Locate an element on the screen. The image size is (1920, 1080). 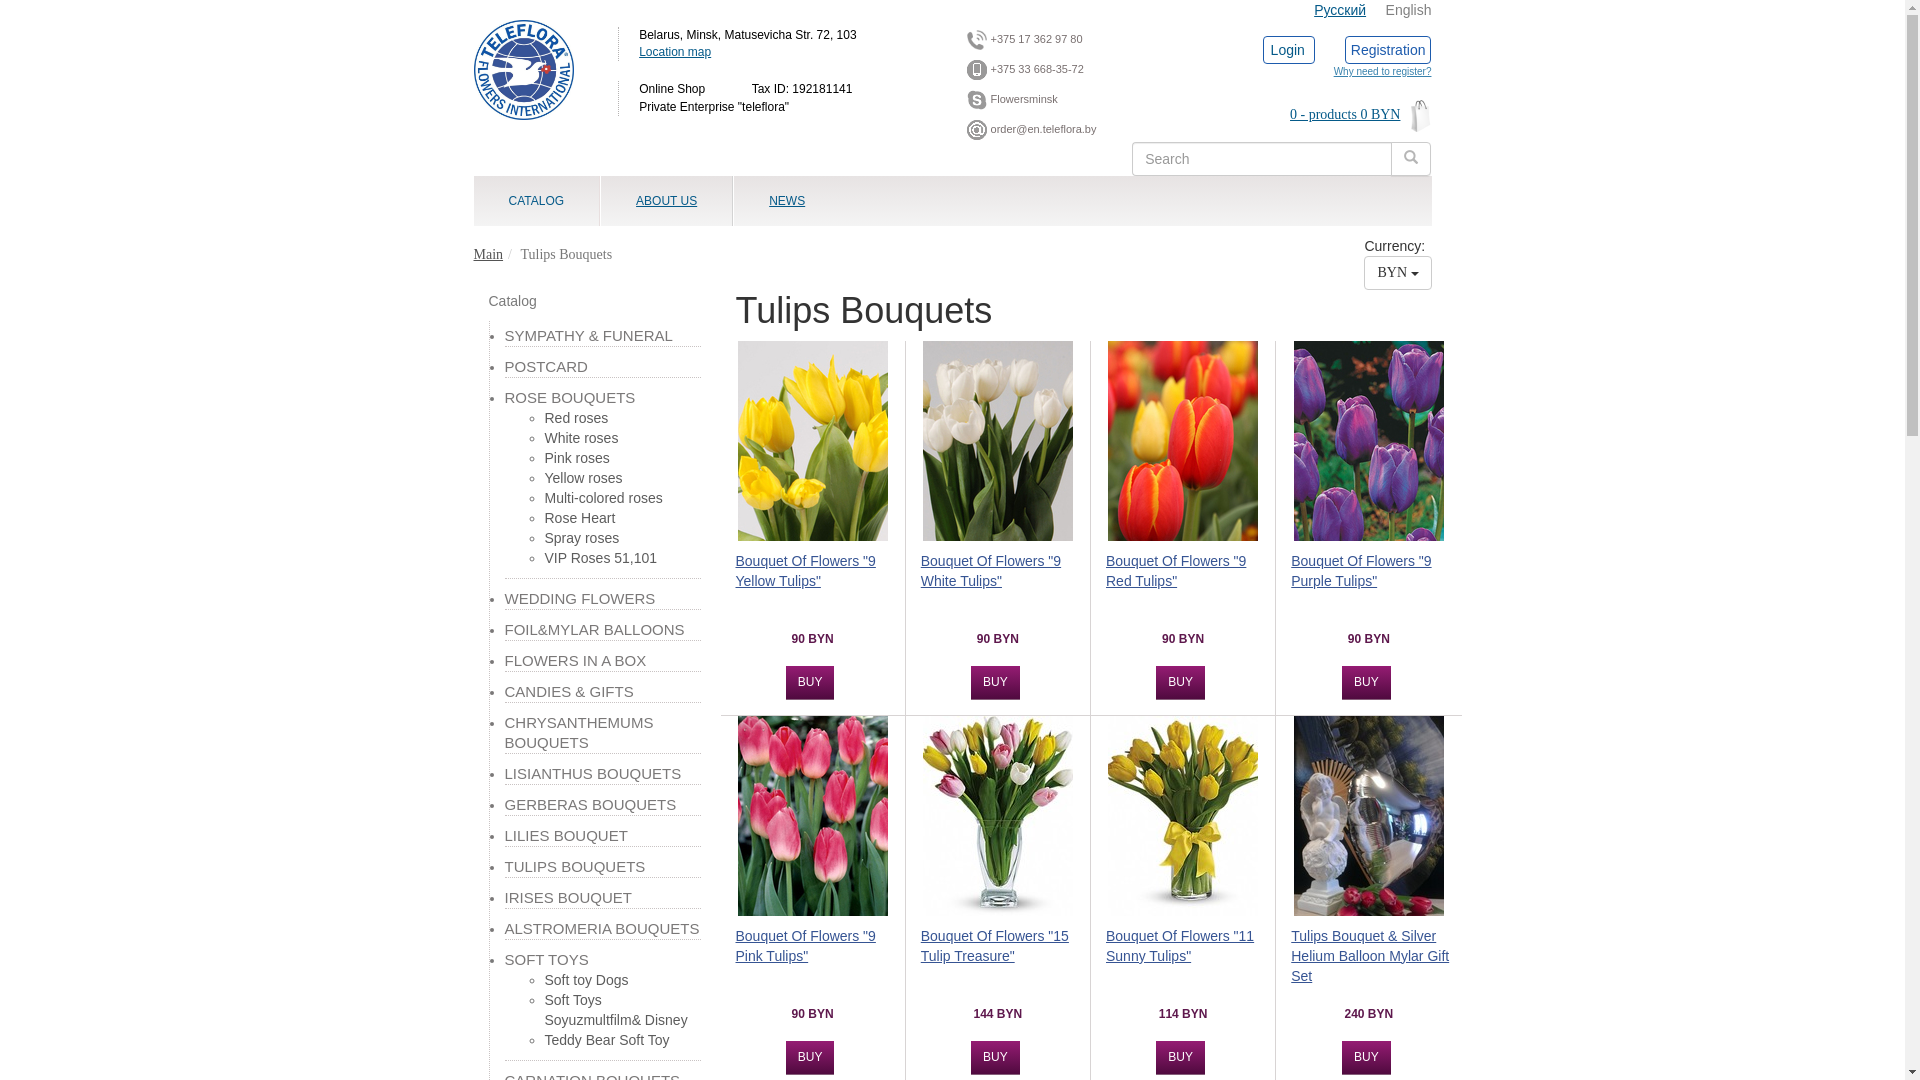
'CANDIES & GIFTS' is located at coordinates (567, 690).